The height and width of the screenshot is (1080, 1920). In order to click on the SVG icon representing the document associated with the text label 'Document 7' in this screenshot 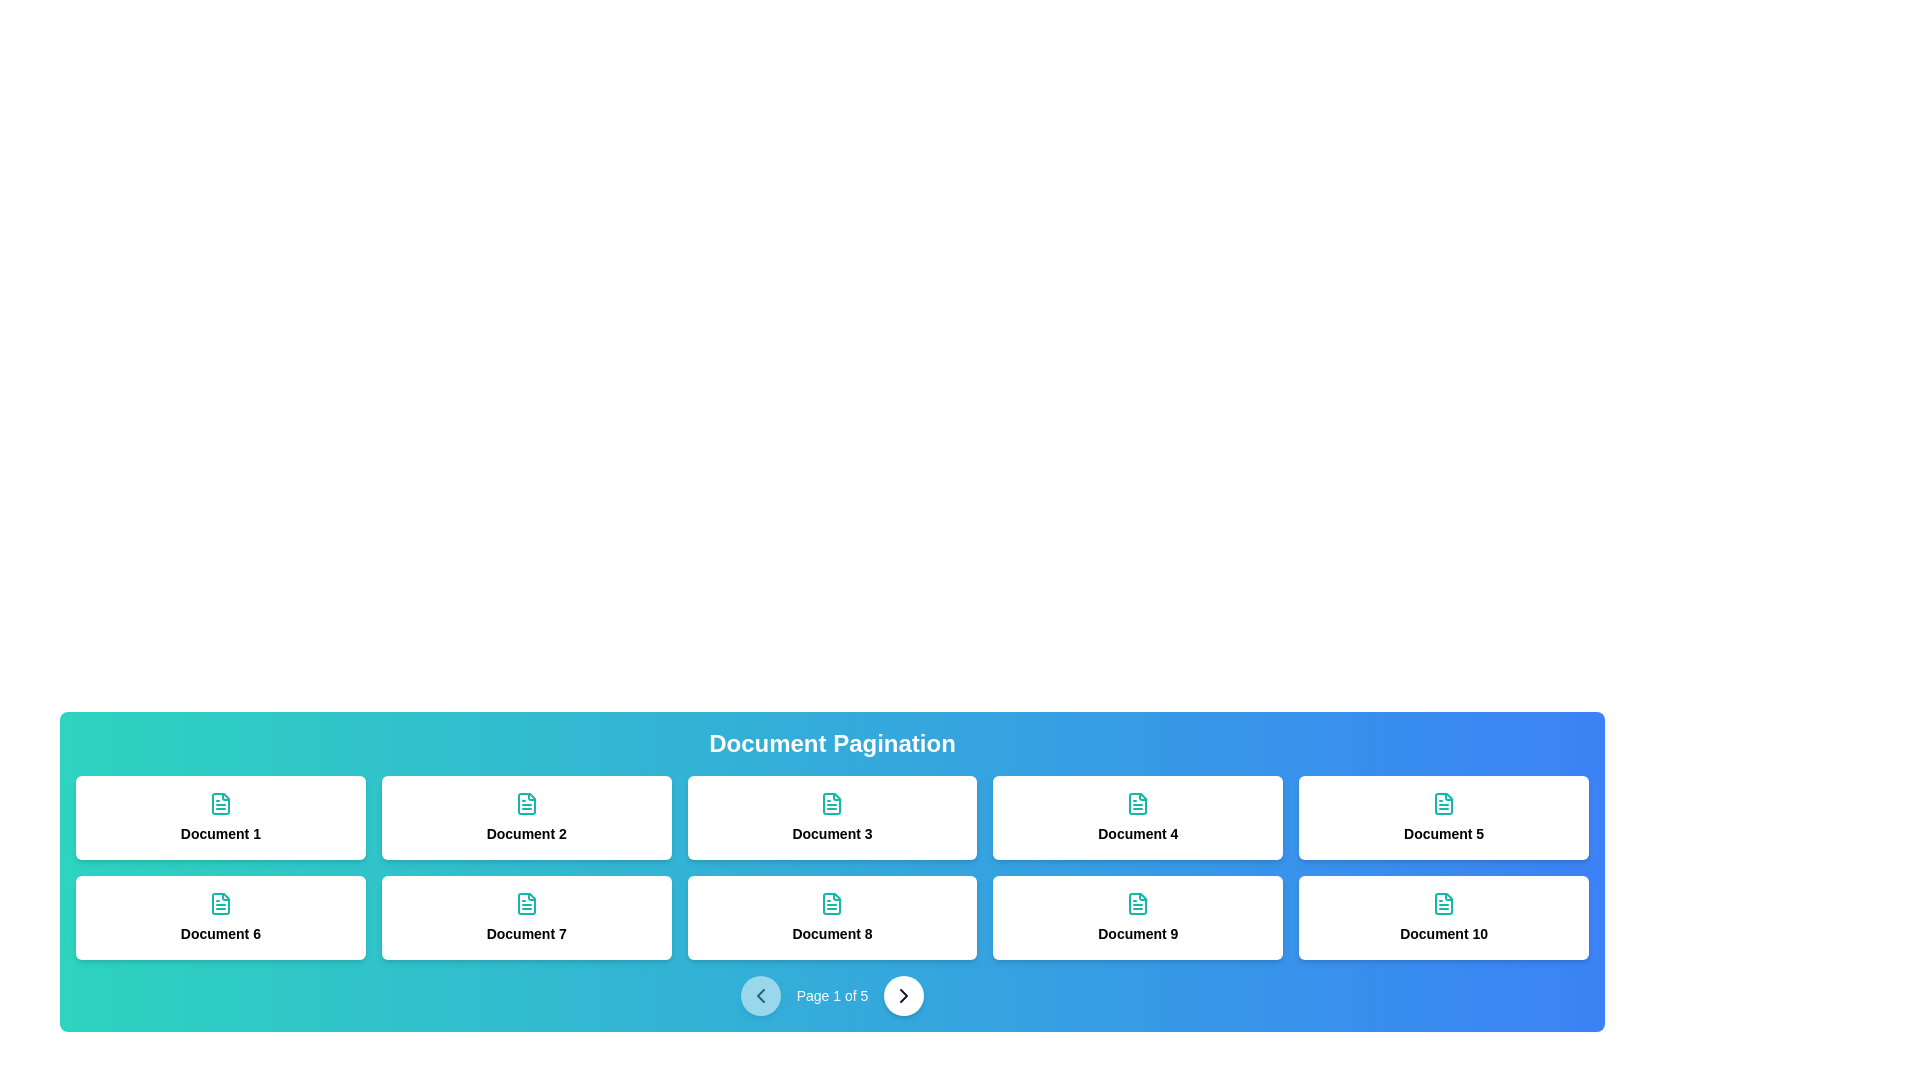, I will do `click(526, 903)`.